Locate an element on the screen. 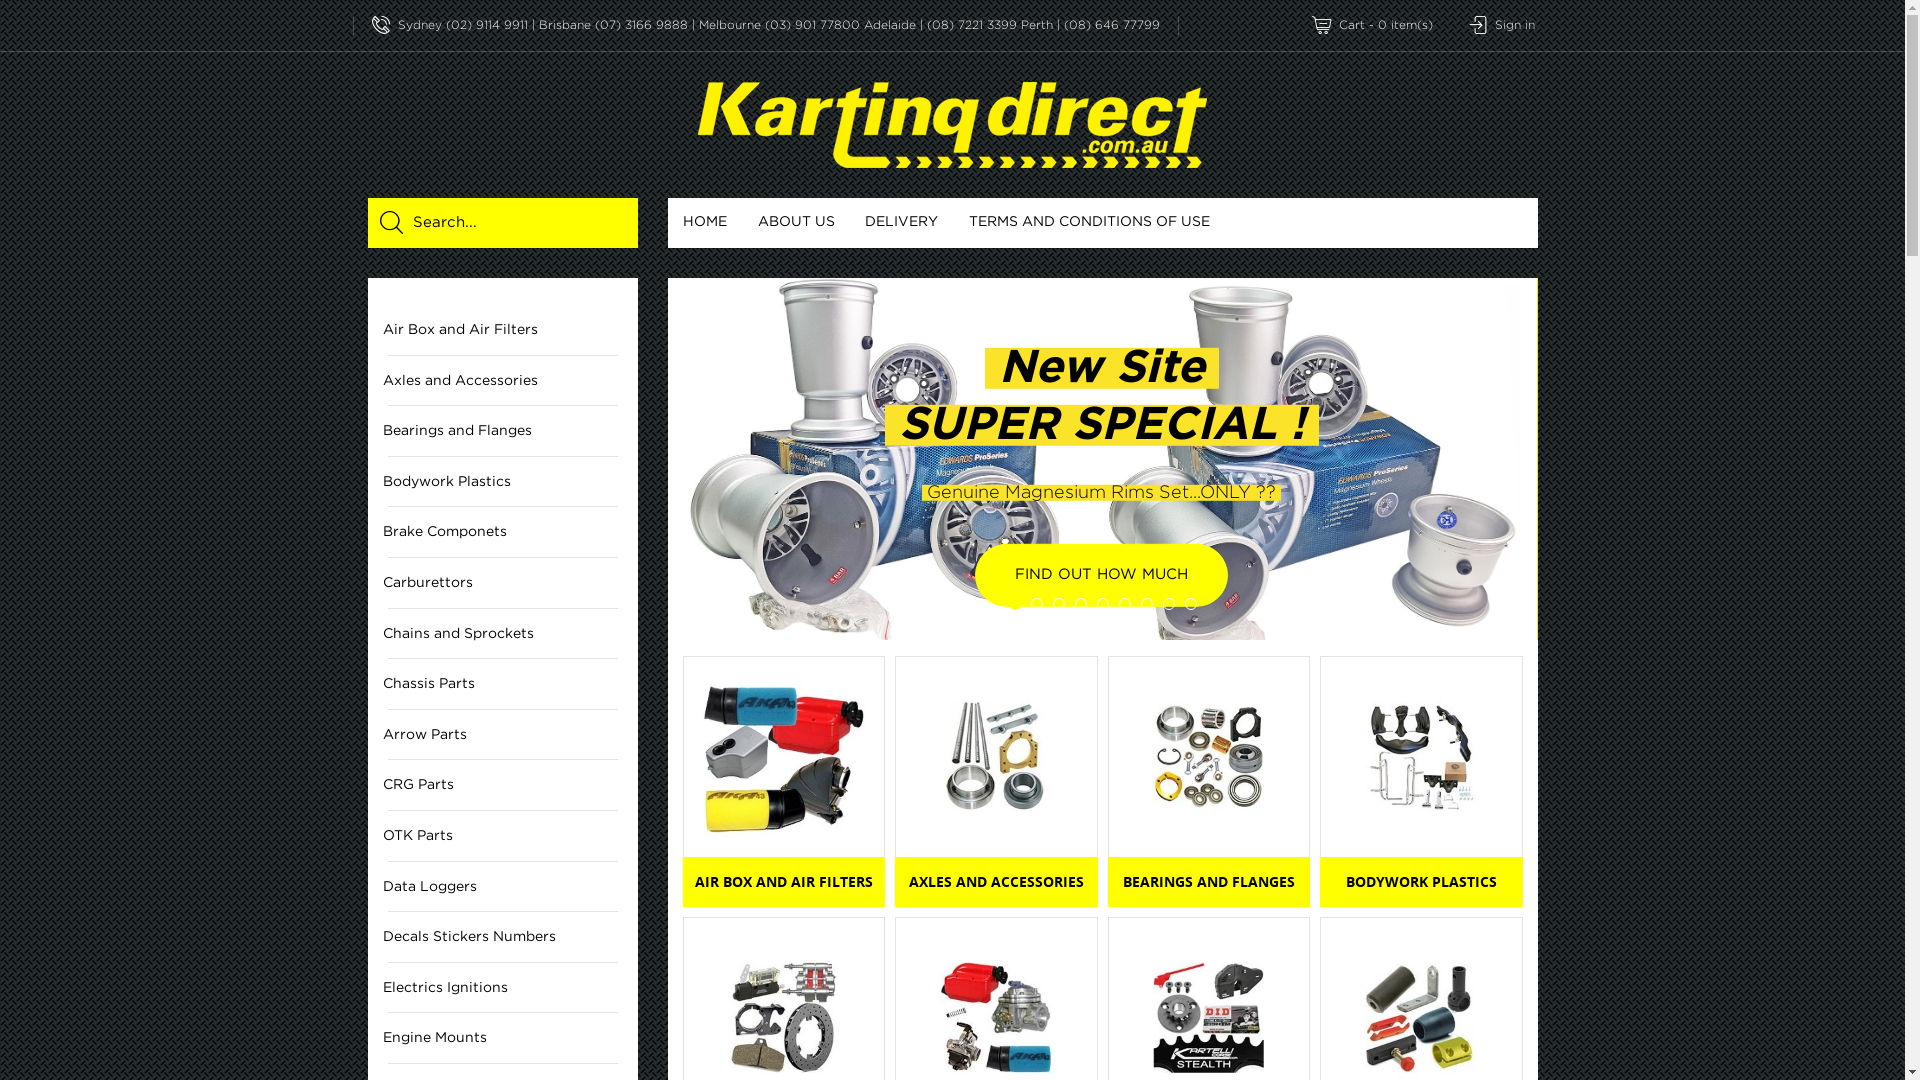 The height and width of the screenshot is (1080, 1920). 'Electrics Ignitions' is located at coordinates (503, 987).